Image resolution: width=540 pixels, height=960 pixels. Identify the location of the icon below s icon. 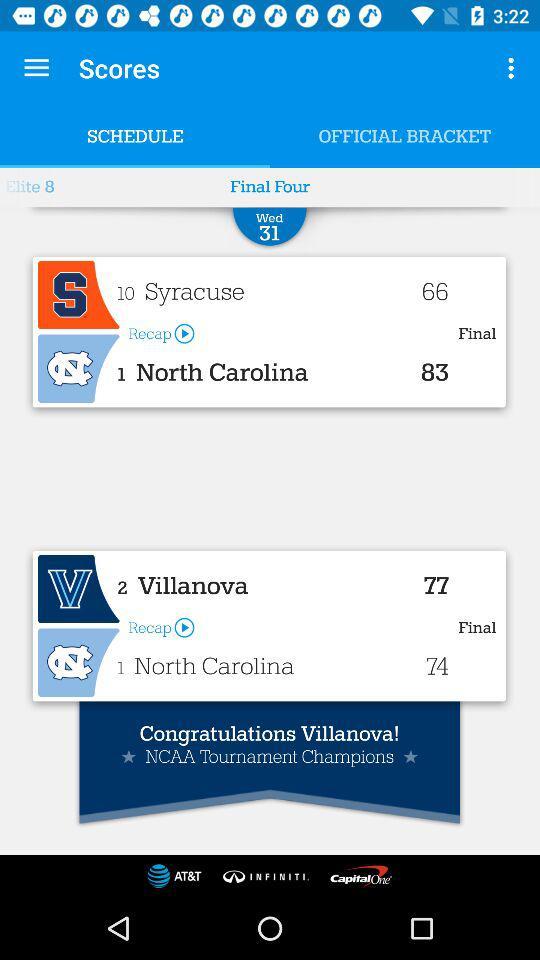
(78, 368).